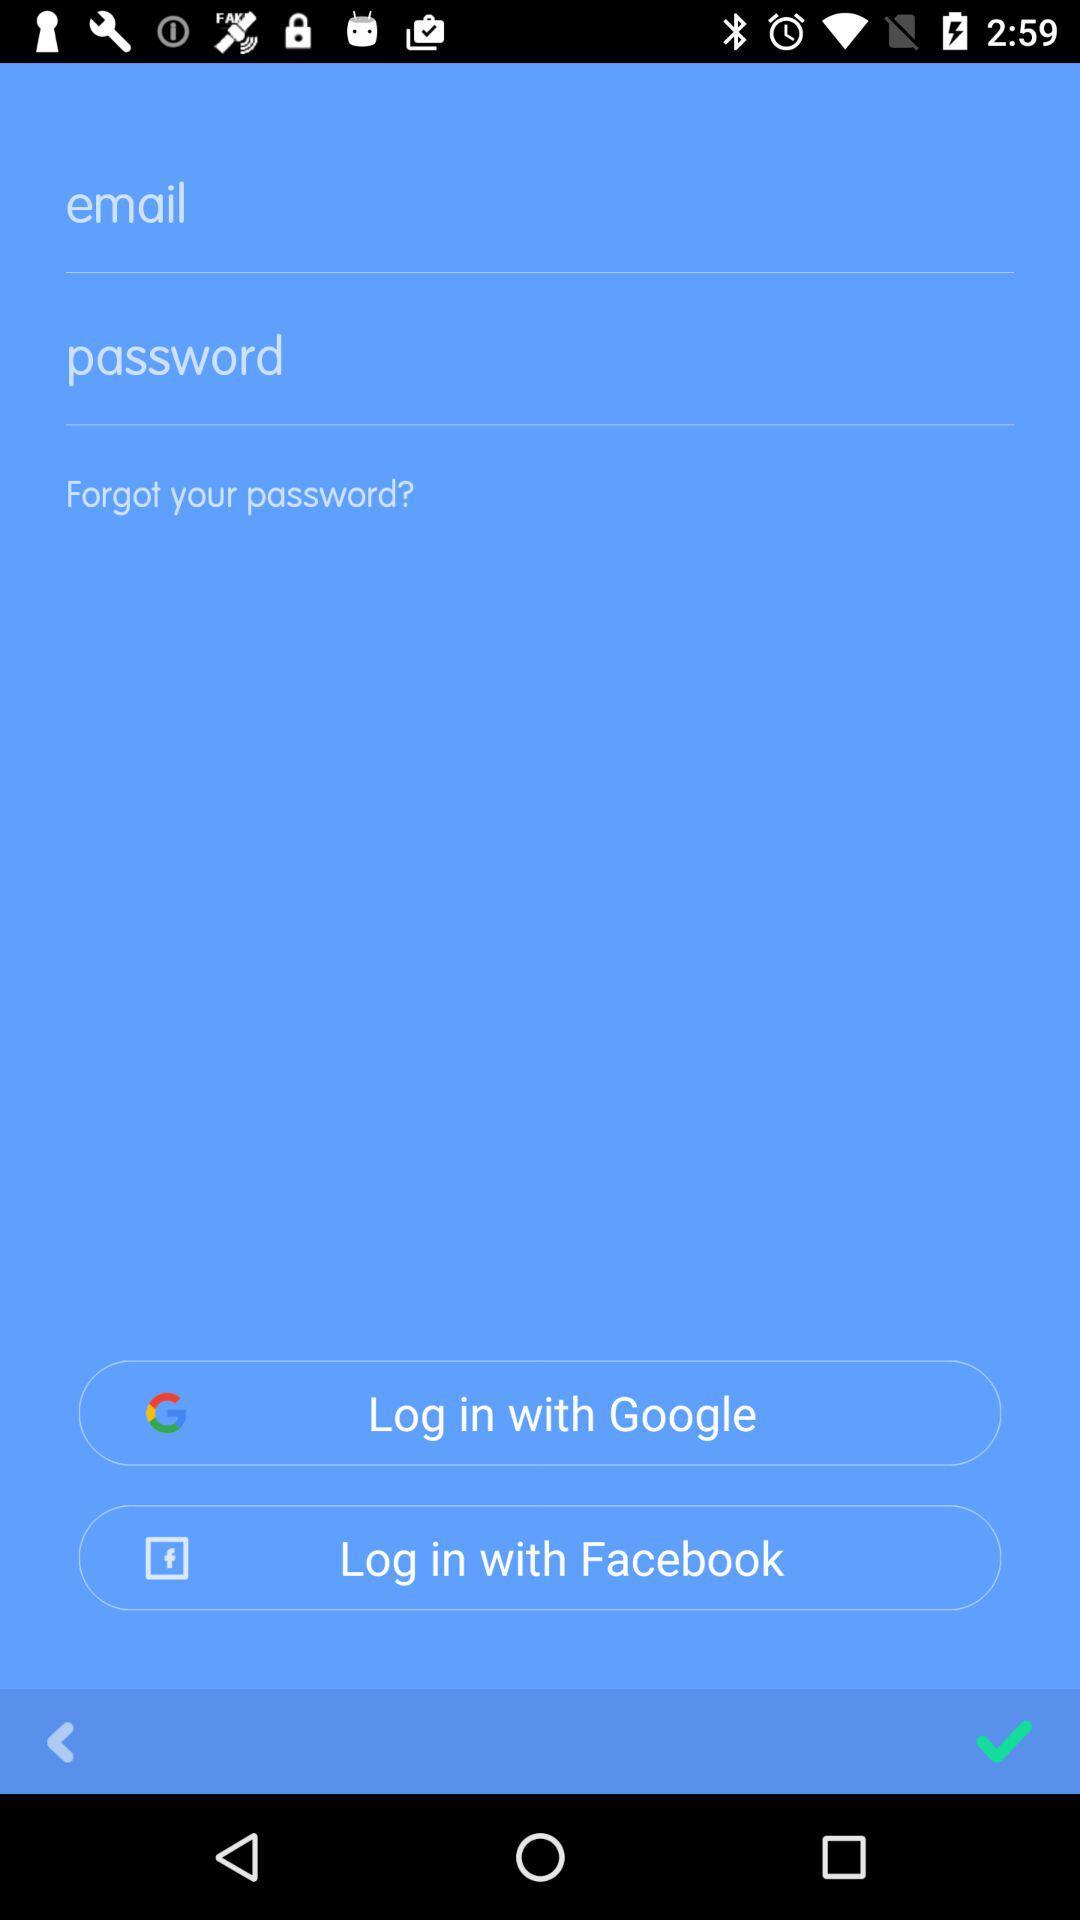 Image resolution: width=1080 pixels, height=1920 pixels. I want to click on forgot your password? icon, so click(540, 524).